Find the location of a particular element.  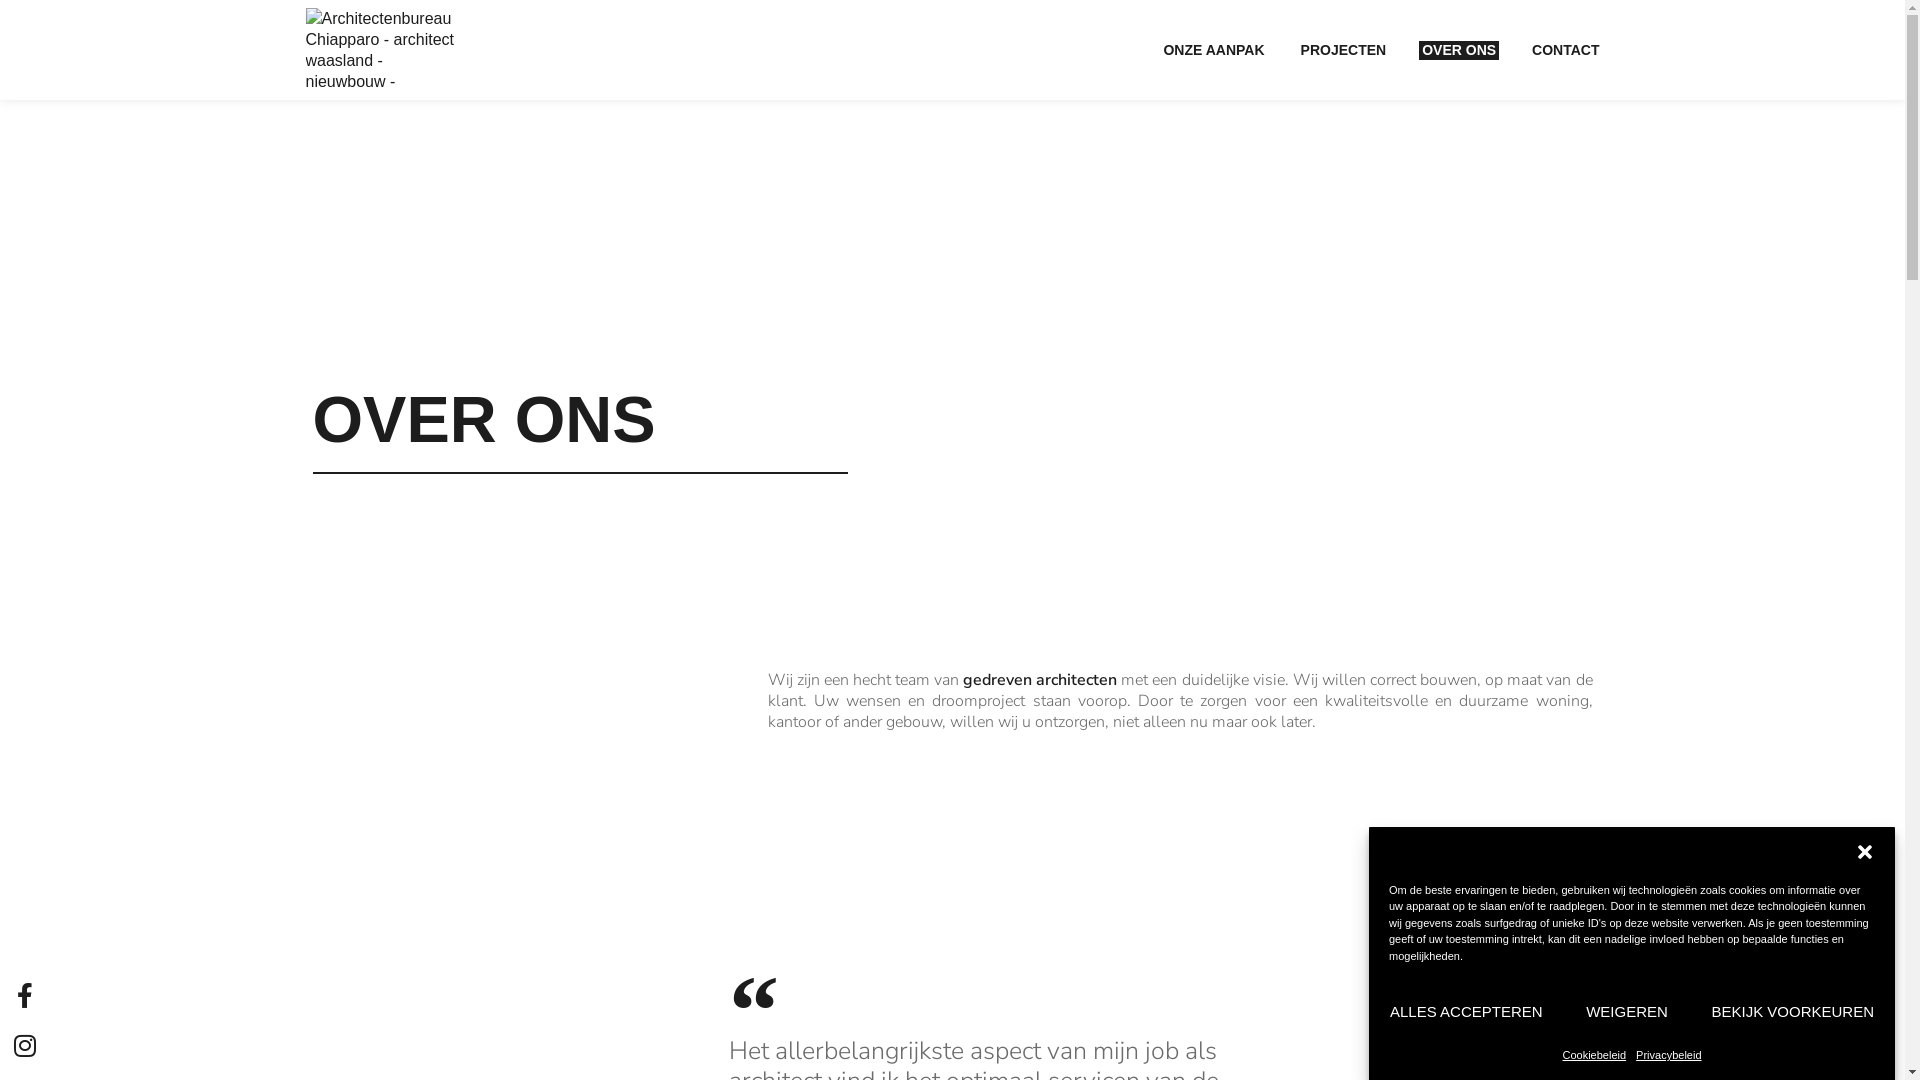

'ALLES ACCEPTEREN' is located at coordinates (1387, 1011).